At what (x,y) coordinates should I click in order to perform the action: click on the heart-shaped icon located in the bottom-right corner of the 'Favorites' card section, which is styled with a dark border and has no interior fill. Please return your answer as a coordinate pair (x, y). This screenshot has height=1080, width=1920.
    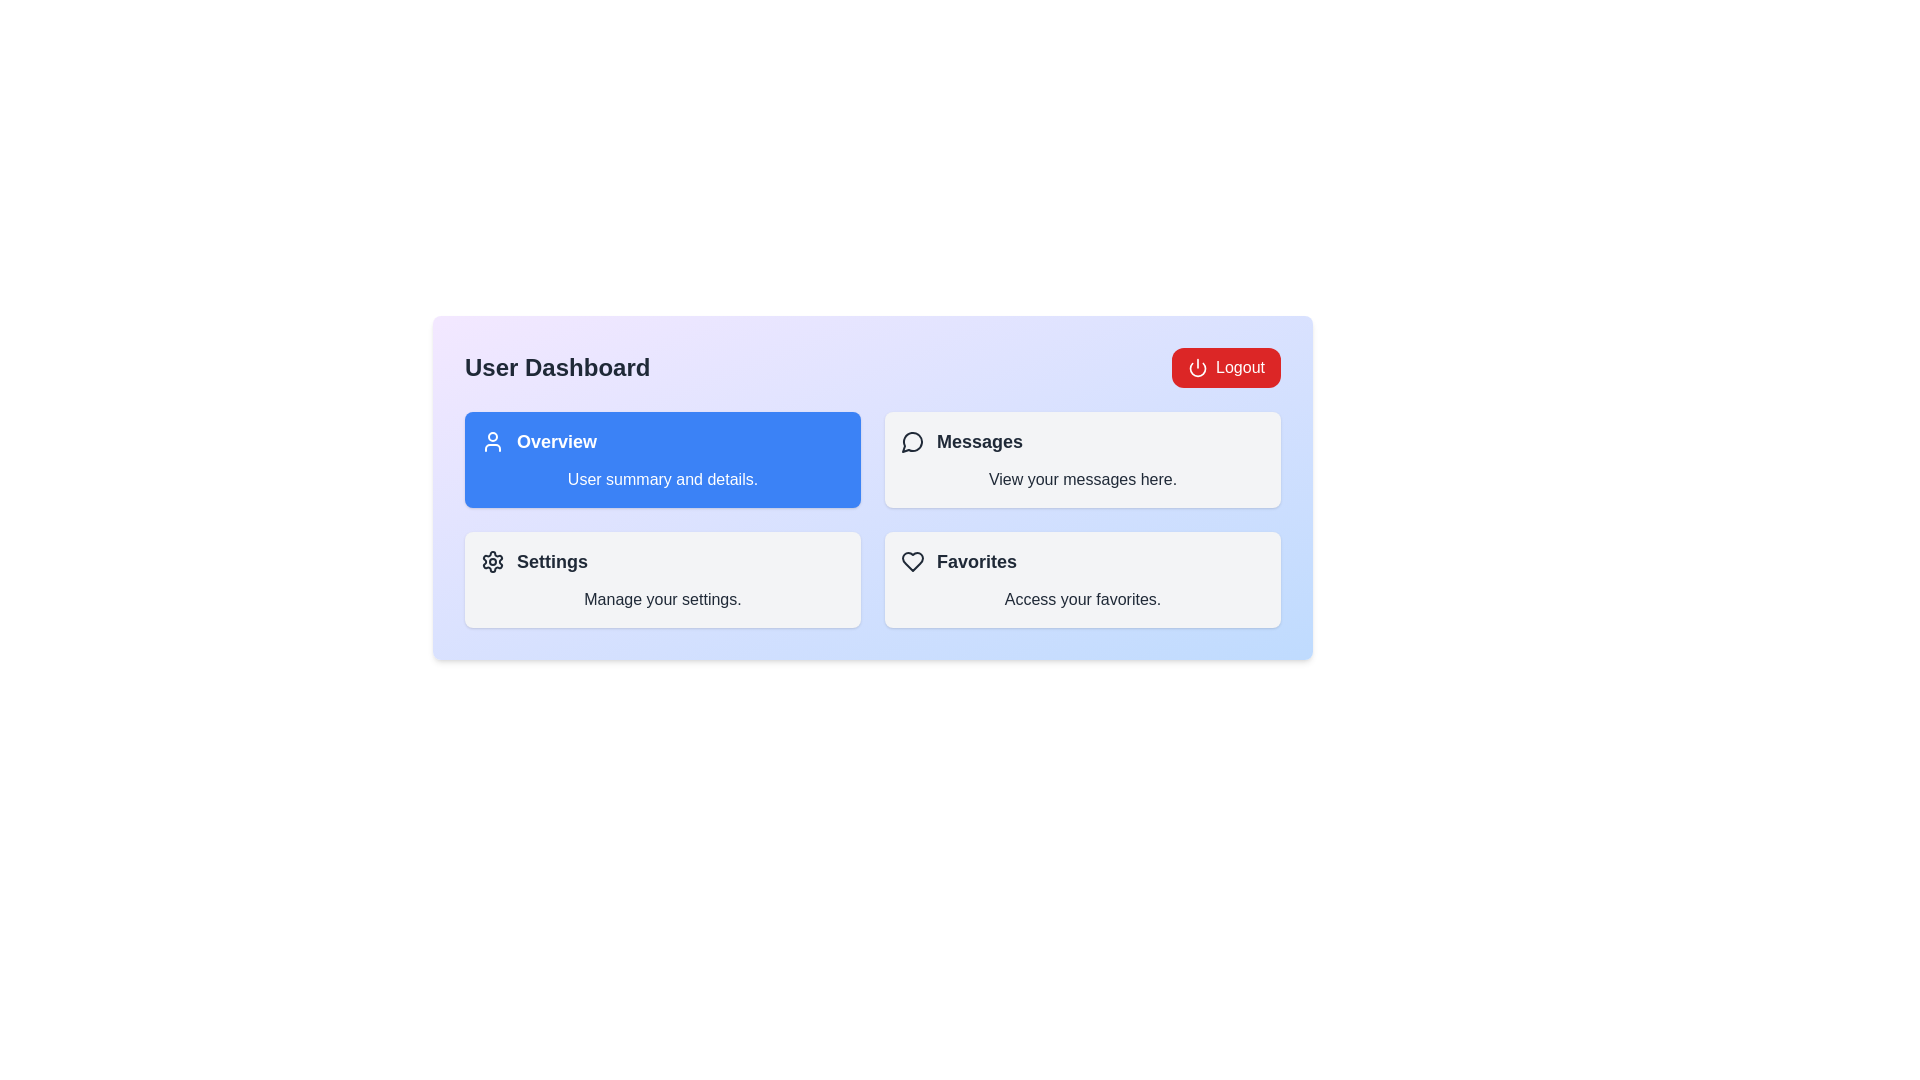
    Looking at the image, I should click on (911, 562).